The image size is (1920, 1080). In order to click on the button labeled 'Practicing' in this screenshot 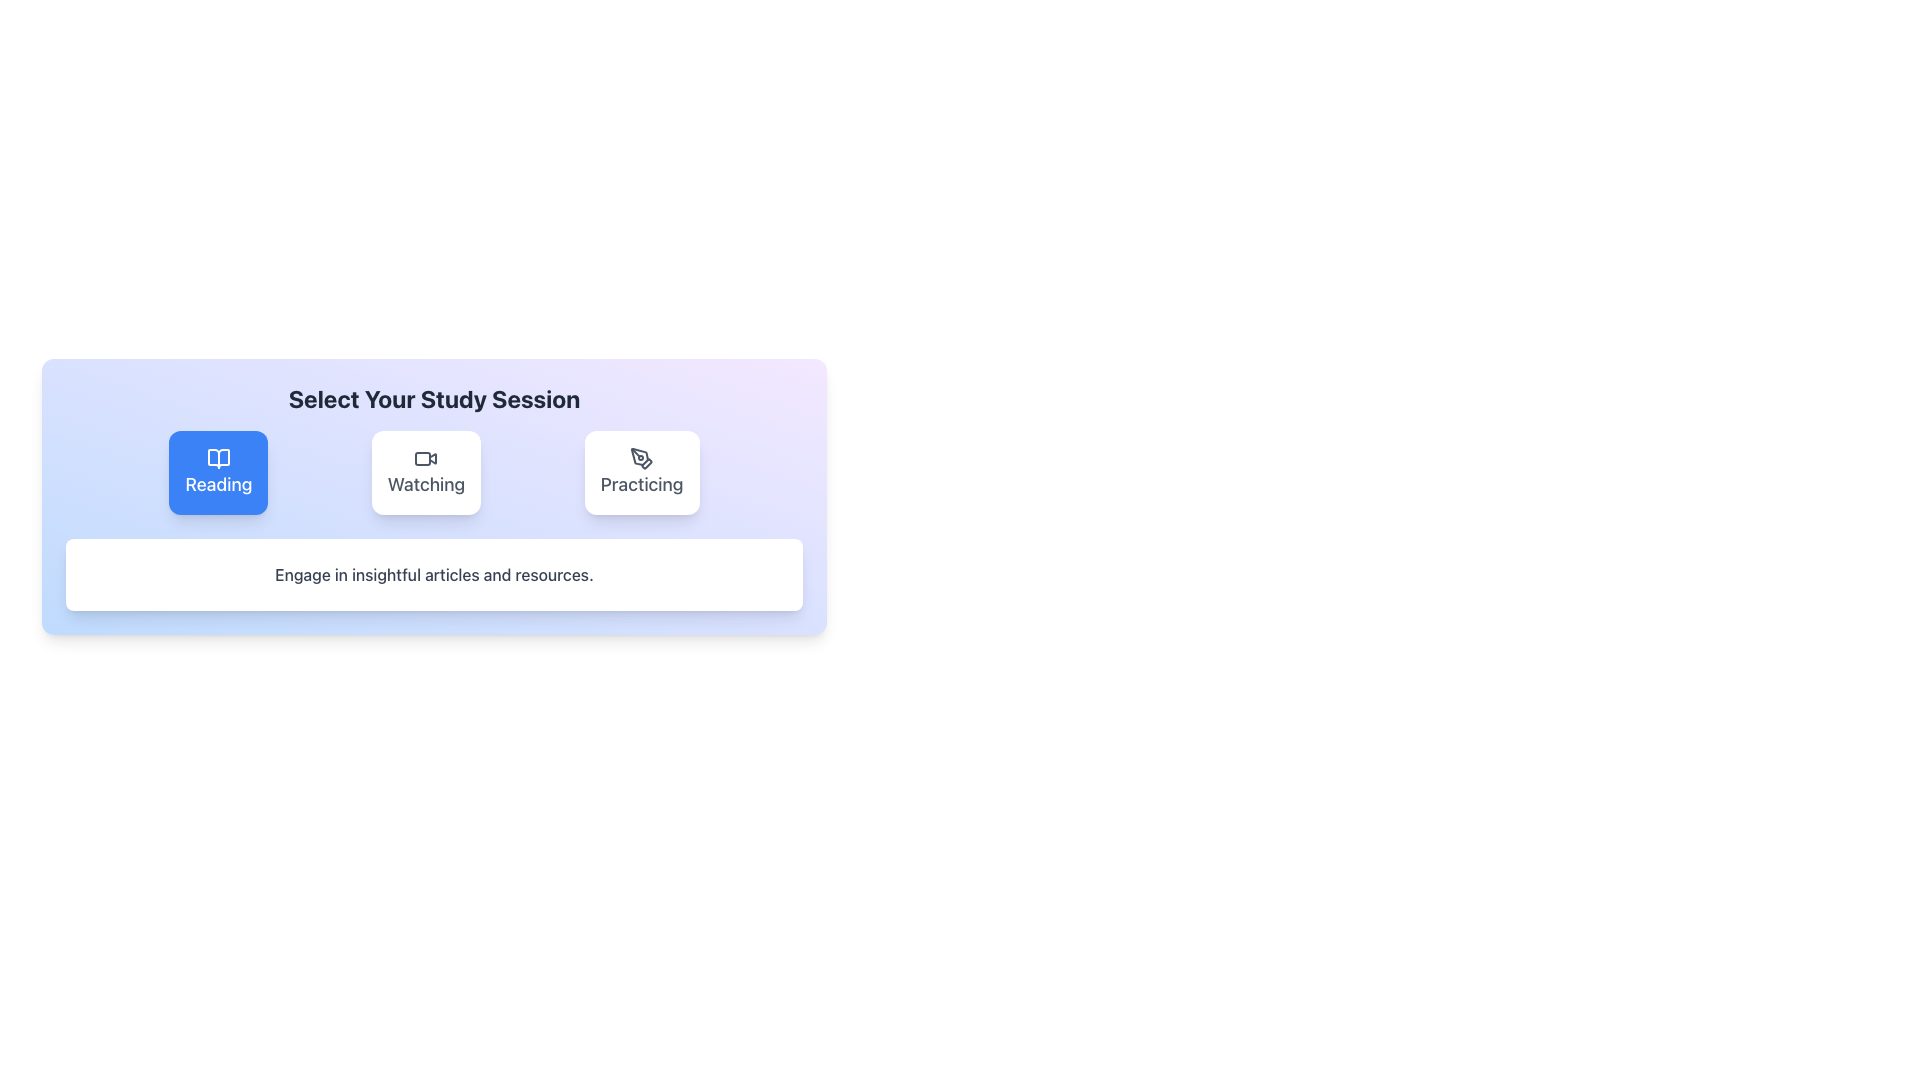, I will do `click(642, 485)`.